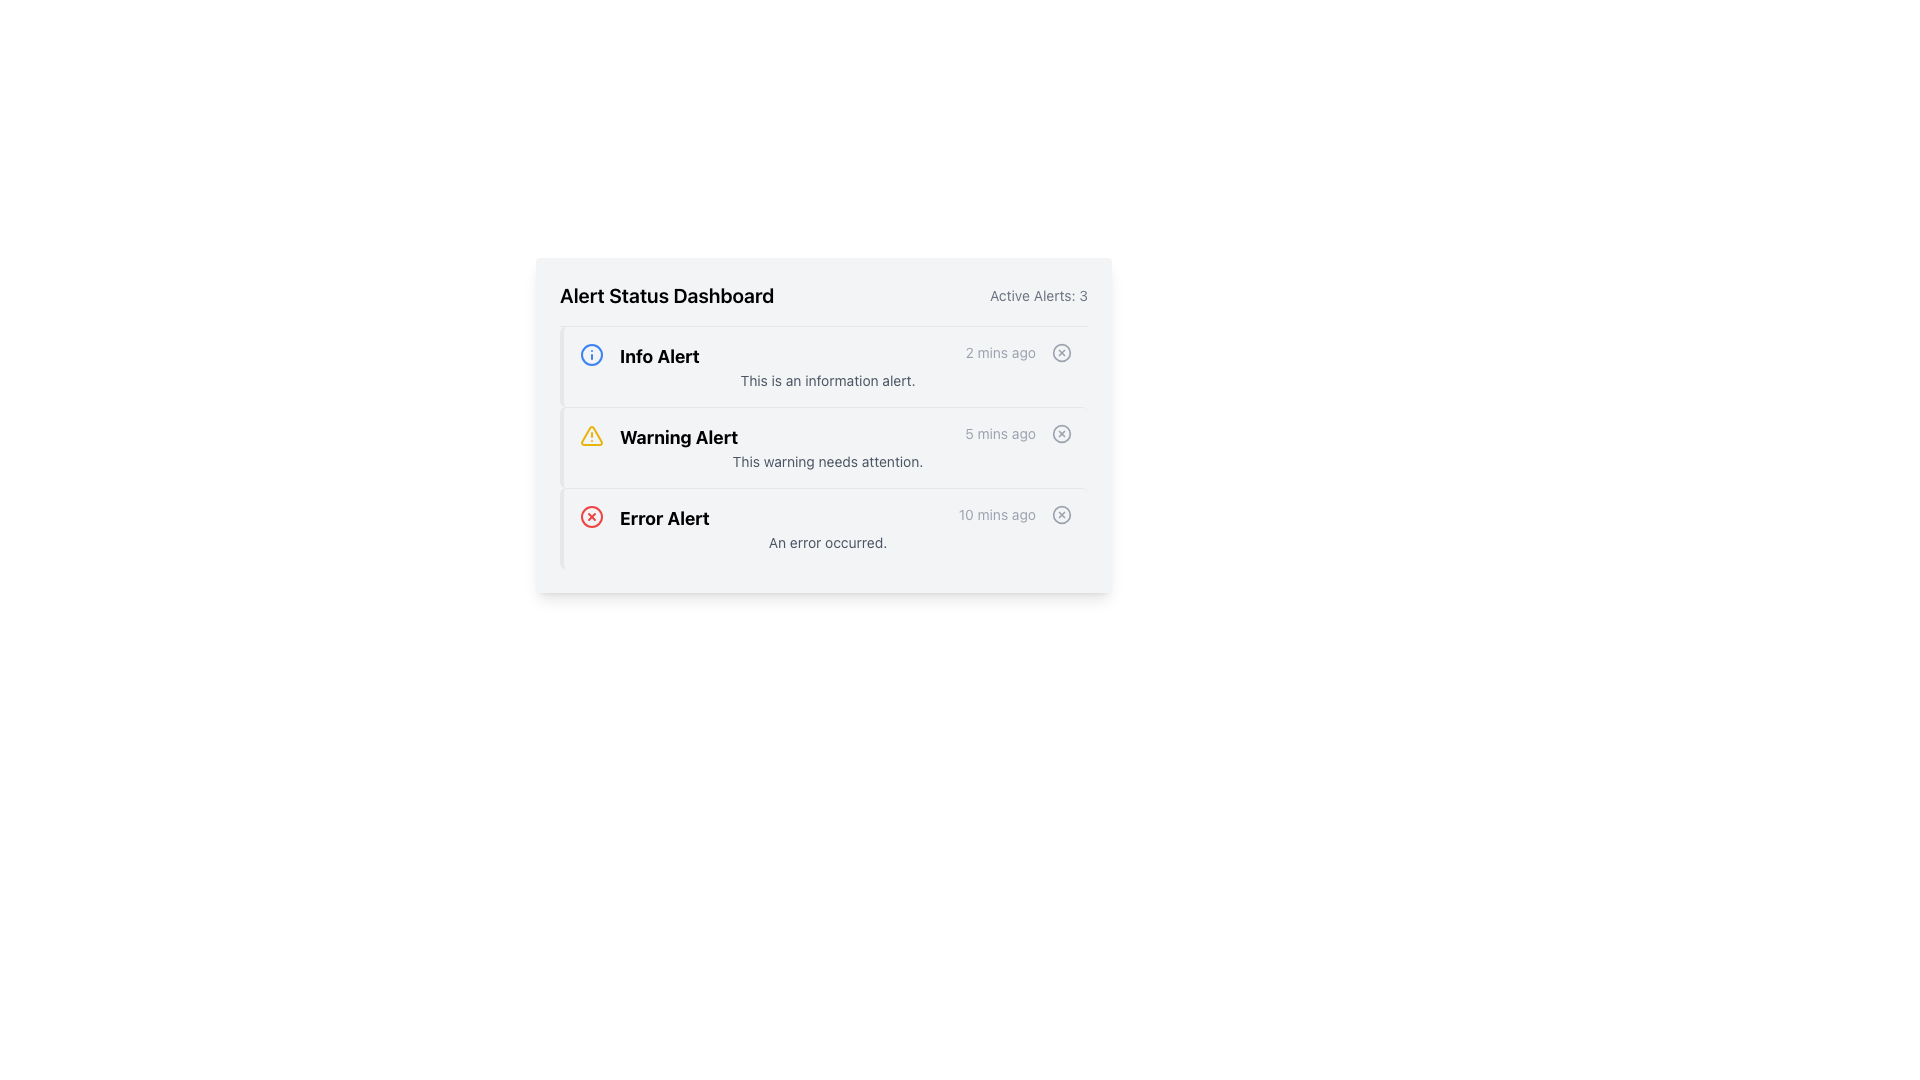 The width and height of the screenshot is (1920, 1080). What do you see at coordinates (828, 543) in the screenshot?
I see `the bottom-most text label in the 'Error Alert' section that displays a detailed description of the error event` at bounding box center [828, 543].